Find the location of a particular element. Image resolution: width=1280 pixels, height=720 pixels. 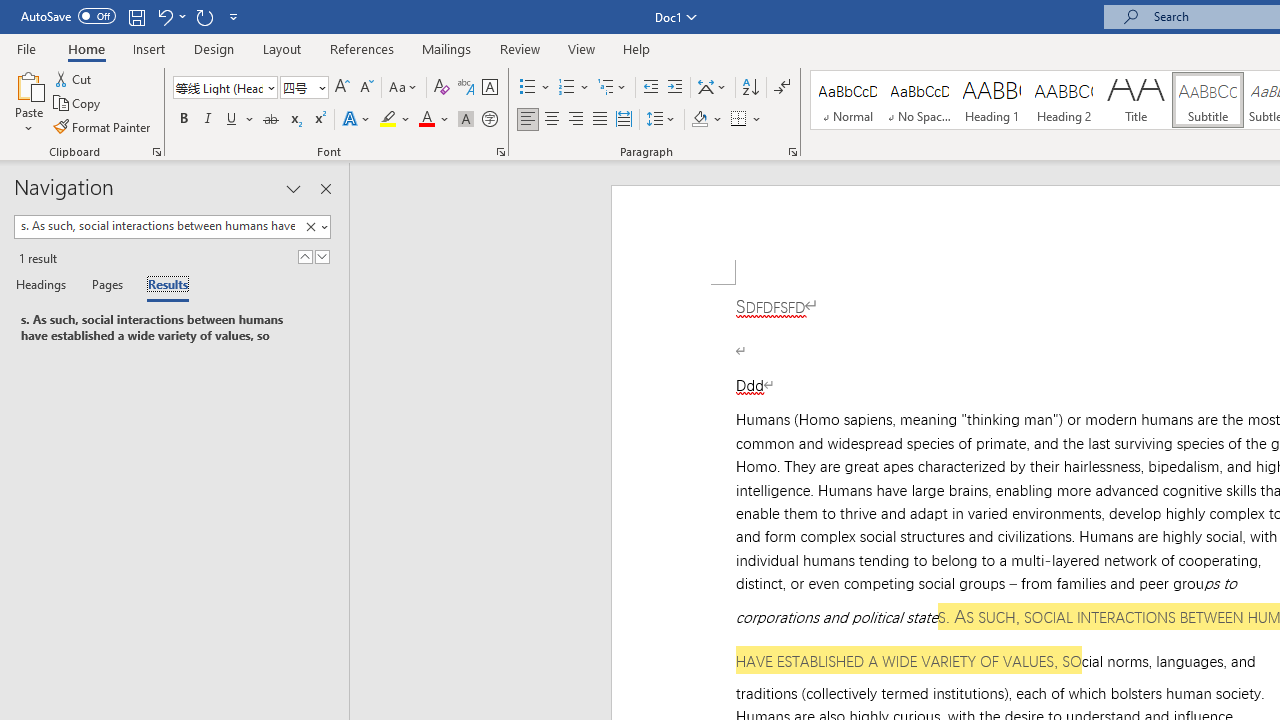

'Repeat Style' is located at coordinates (204, 16).